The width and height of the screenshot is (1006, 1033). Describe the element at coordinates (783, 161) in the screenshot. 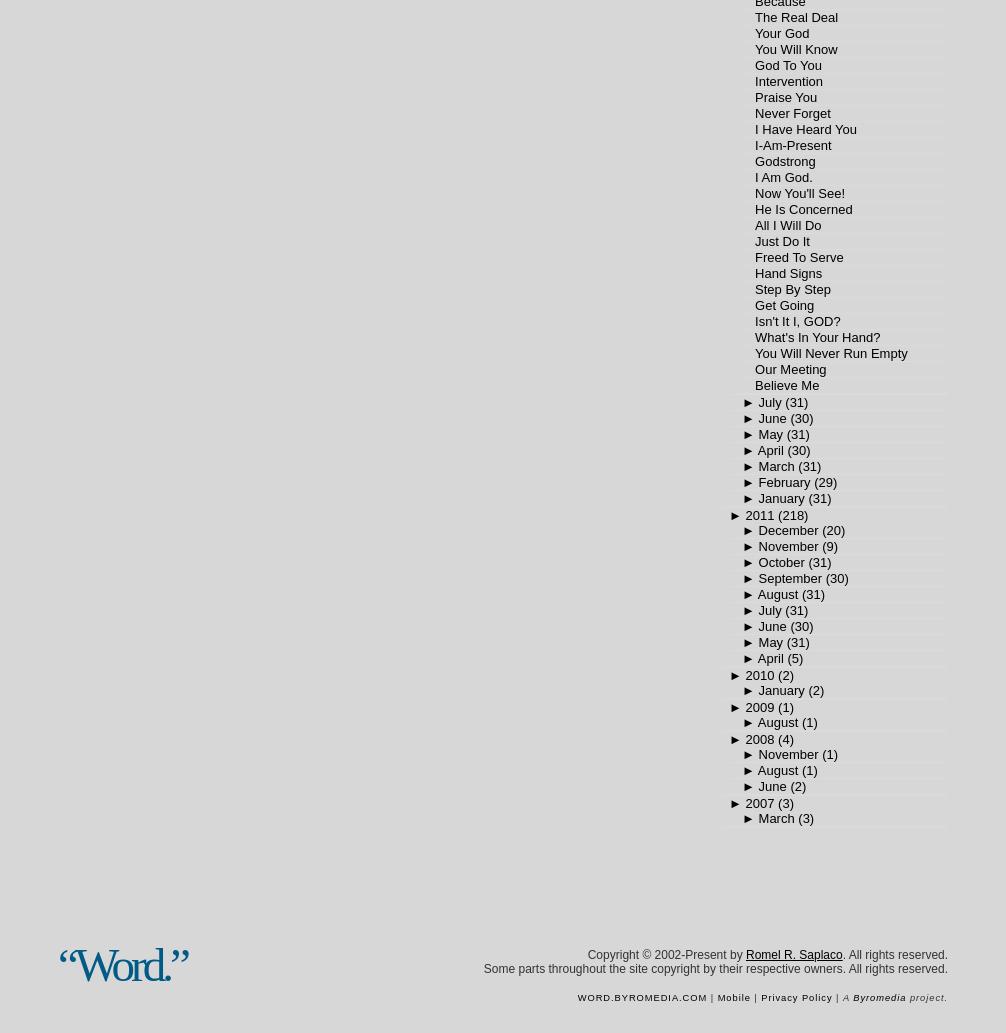

I see `'Godstrong'` at that location.